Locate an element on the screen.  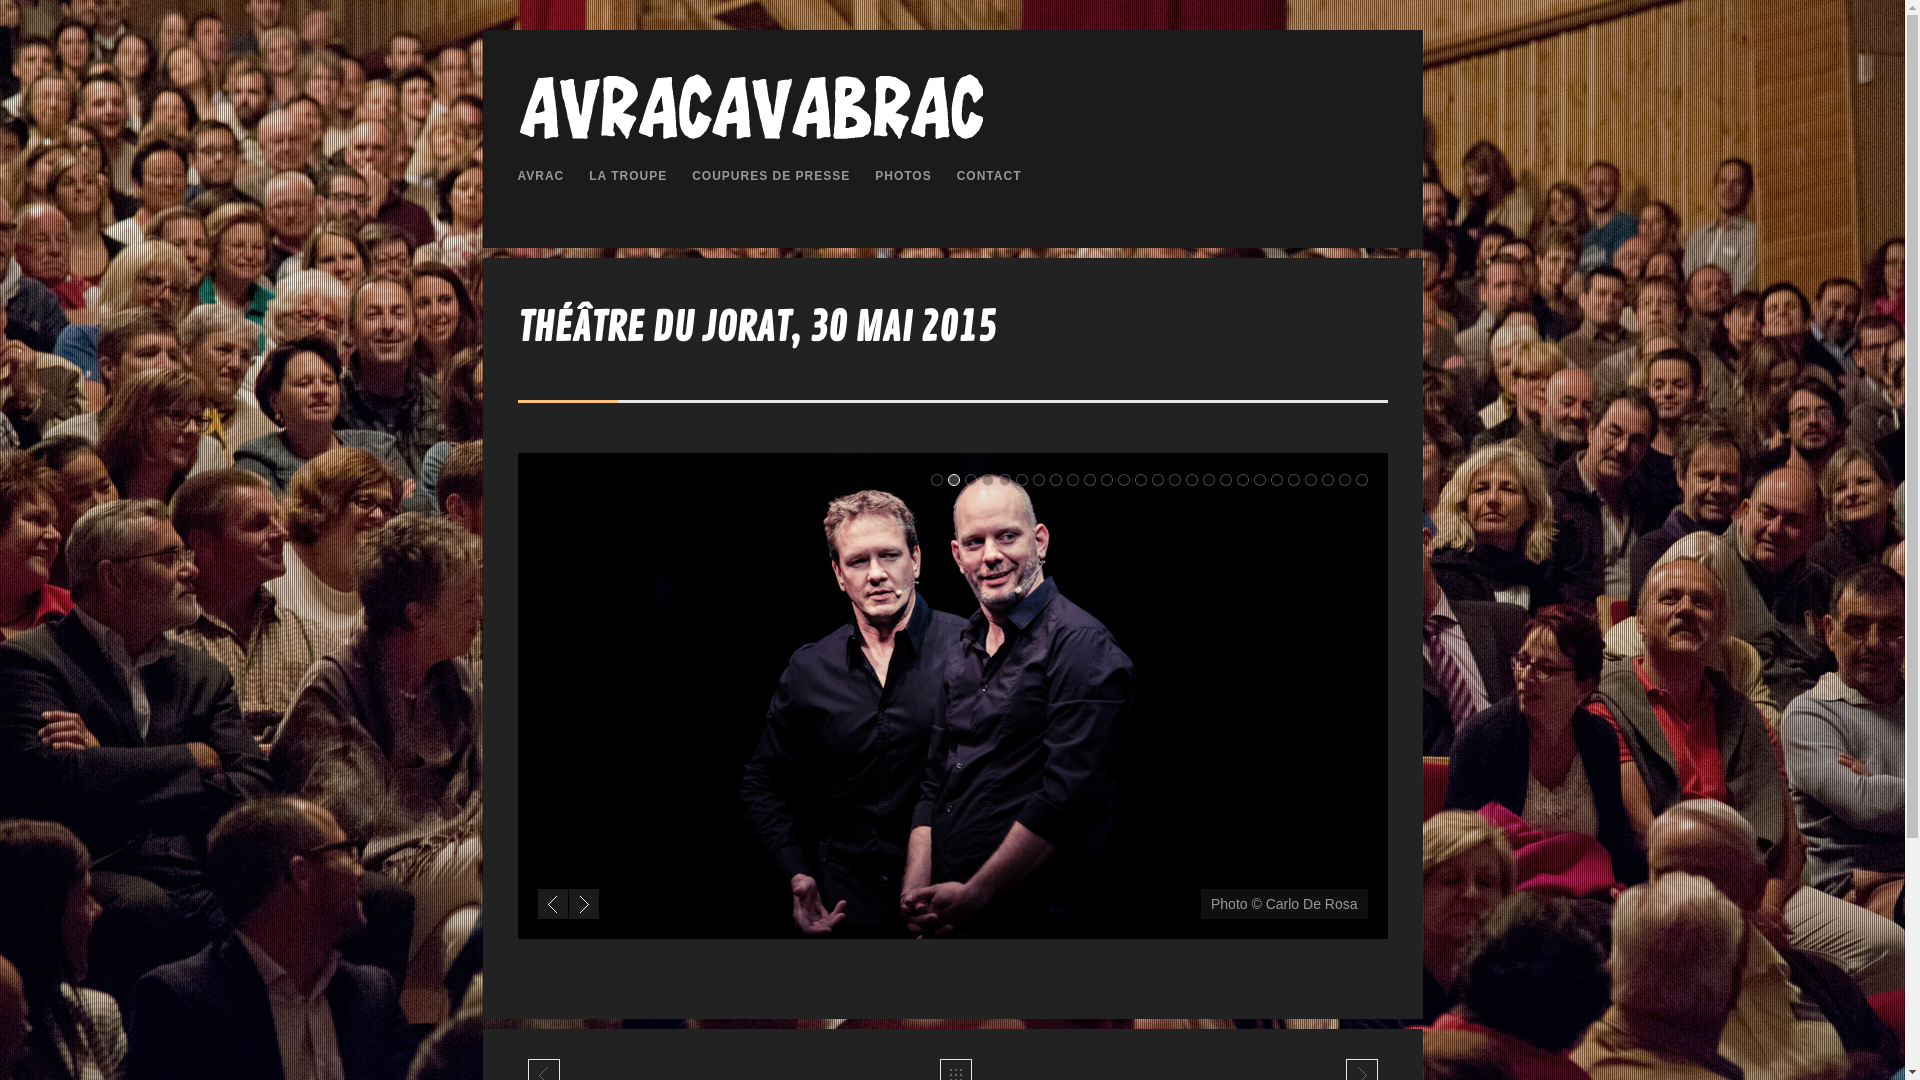
'Previous' is located at coordinates (537, 903).